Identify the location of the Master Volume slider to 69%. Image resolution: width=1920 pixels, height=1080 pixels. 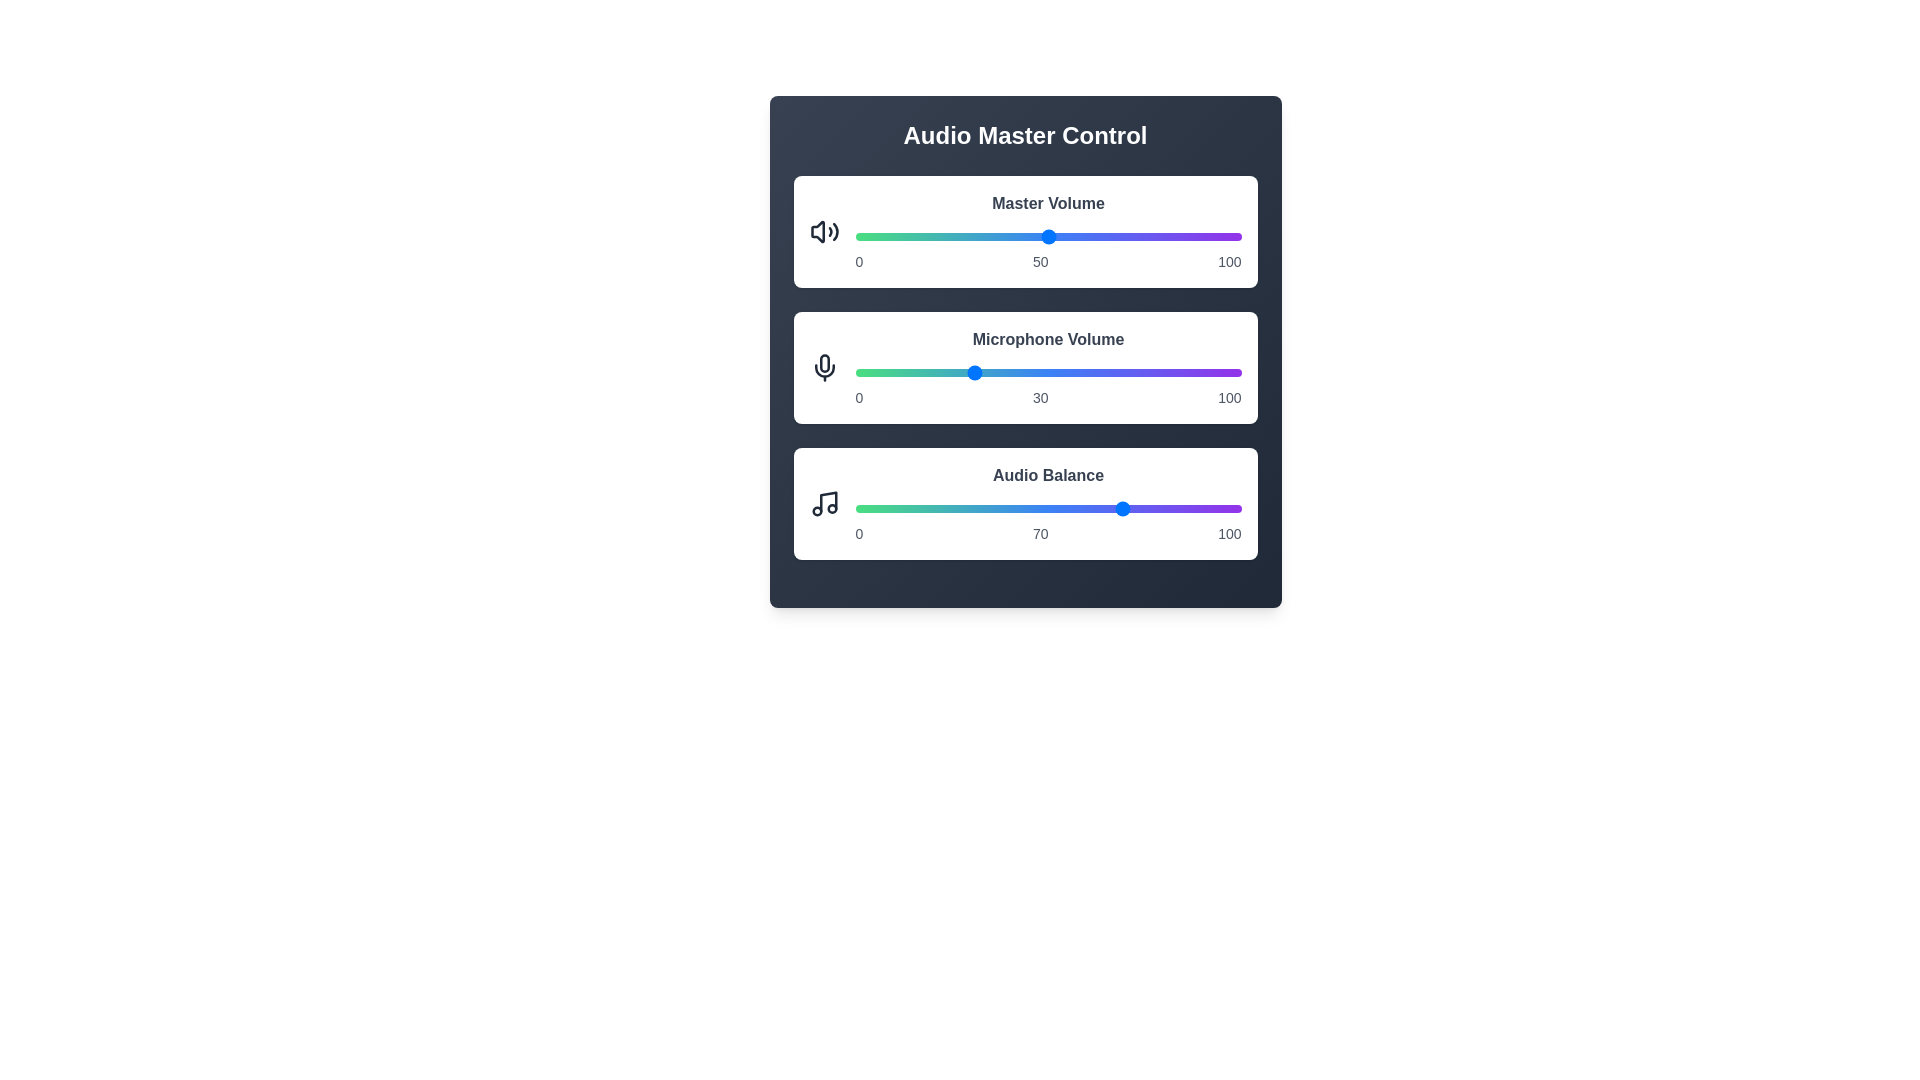
(1121, 235).